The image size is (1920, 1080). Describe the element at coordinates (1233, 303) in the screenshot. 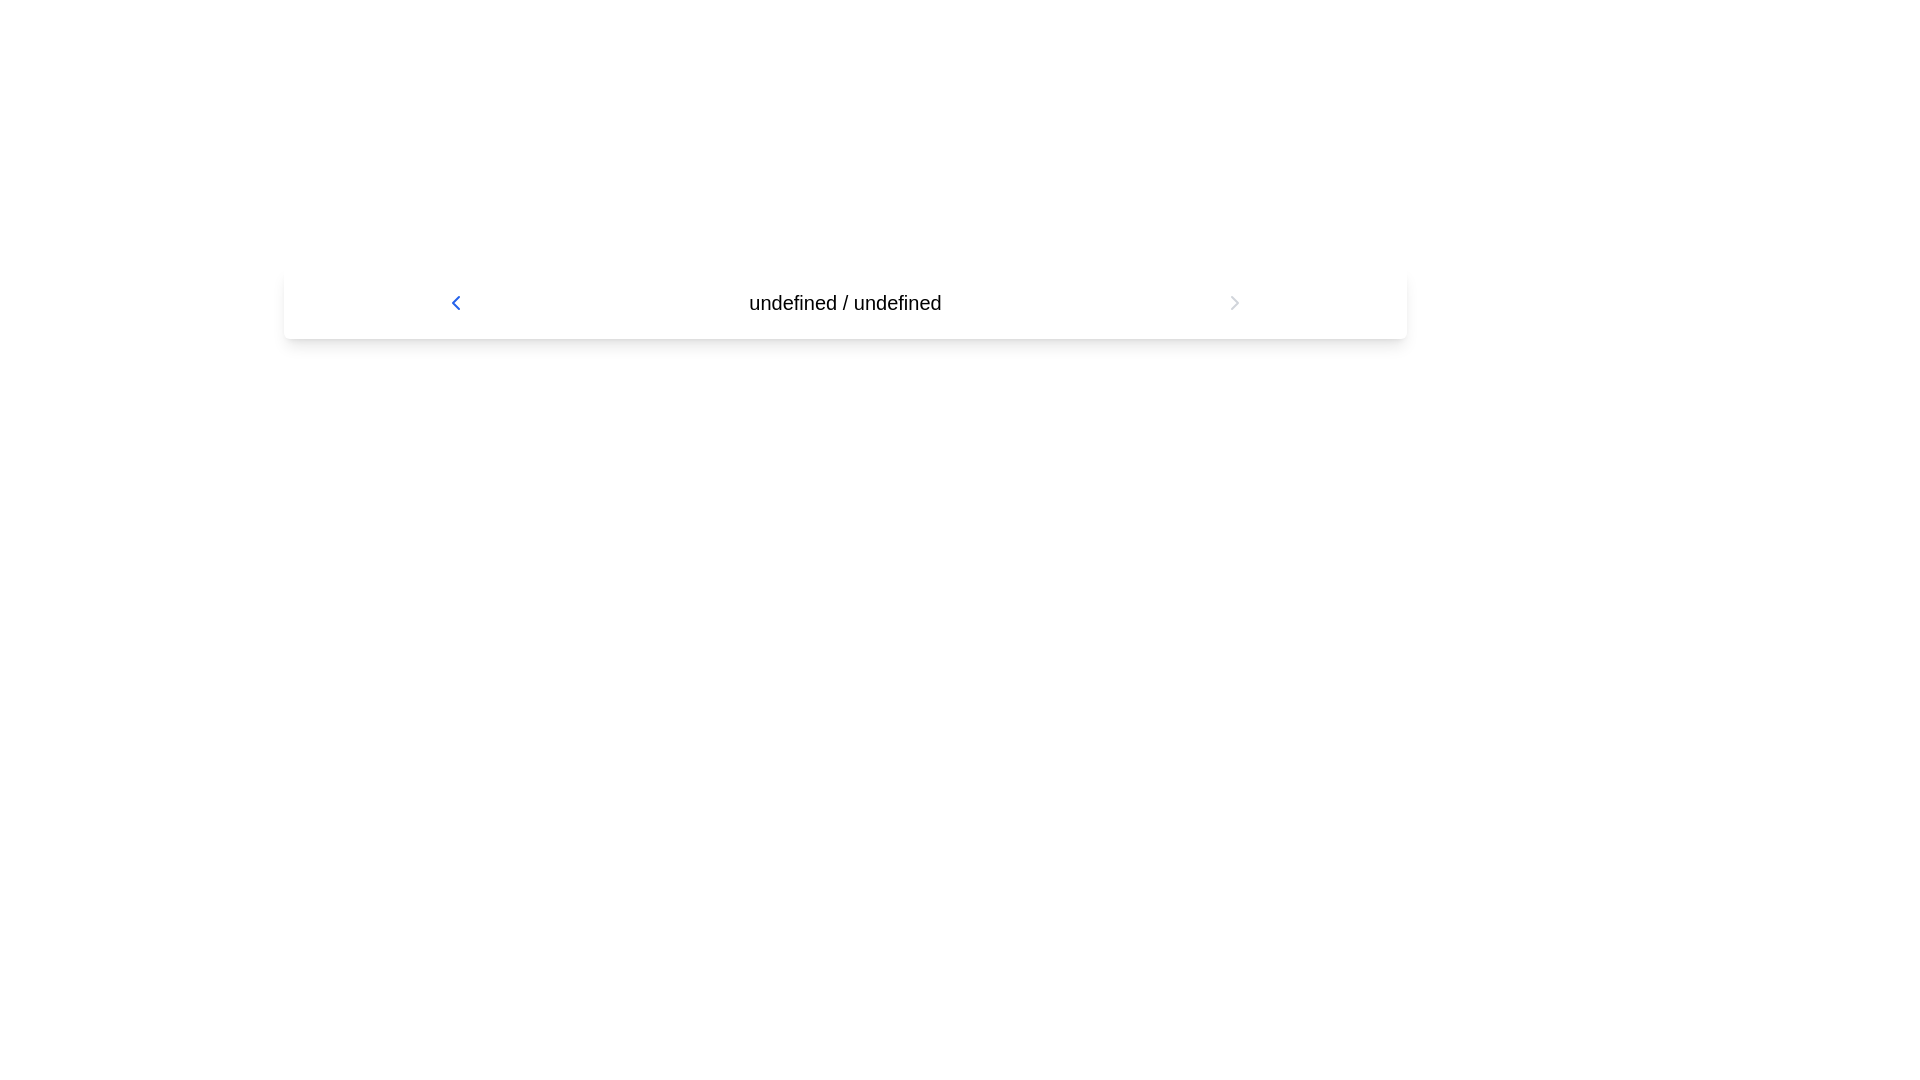

I see `the navigation button for moving to the next page, which is located to the right of the pagination bar` at that location.